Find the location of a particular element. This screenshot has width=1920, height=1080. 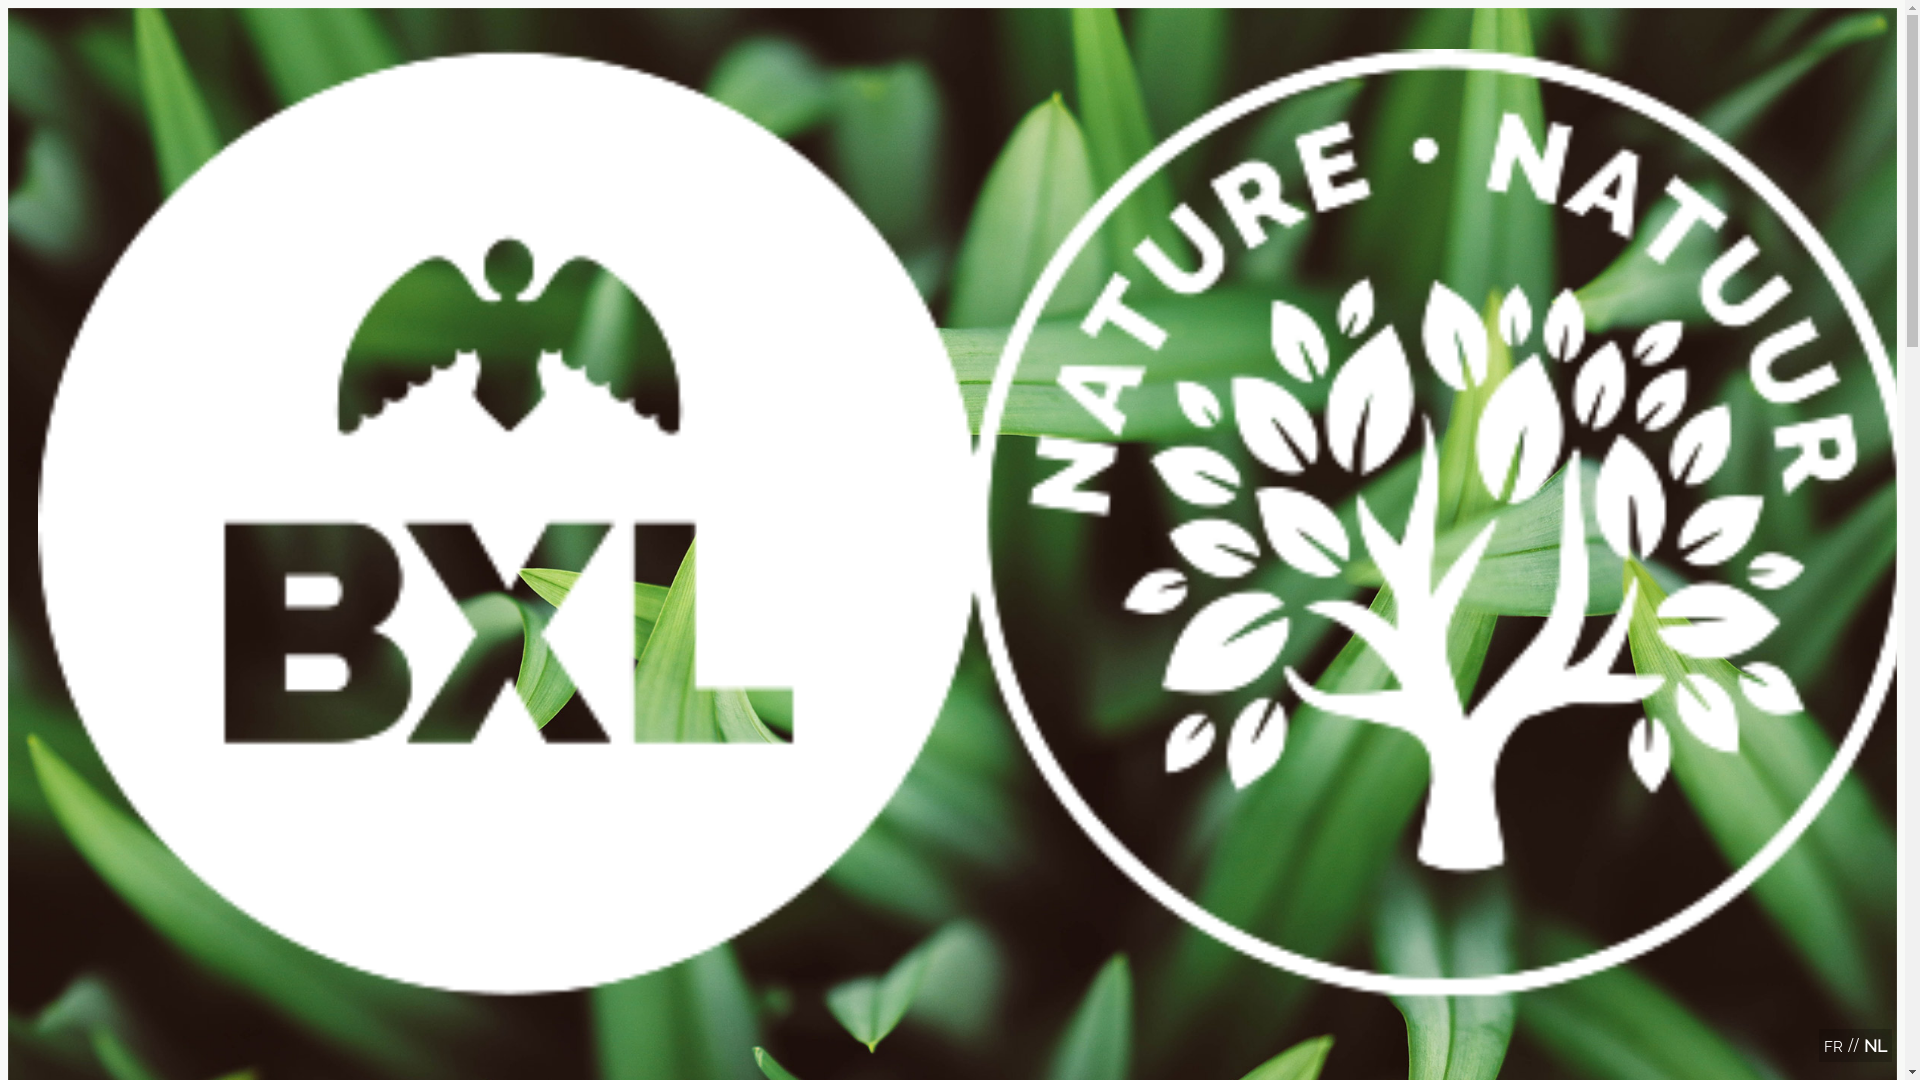

'NL' is located at coordinates (1874, 1044).